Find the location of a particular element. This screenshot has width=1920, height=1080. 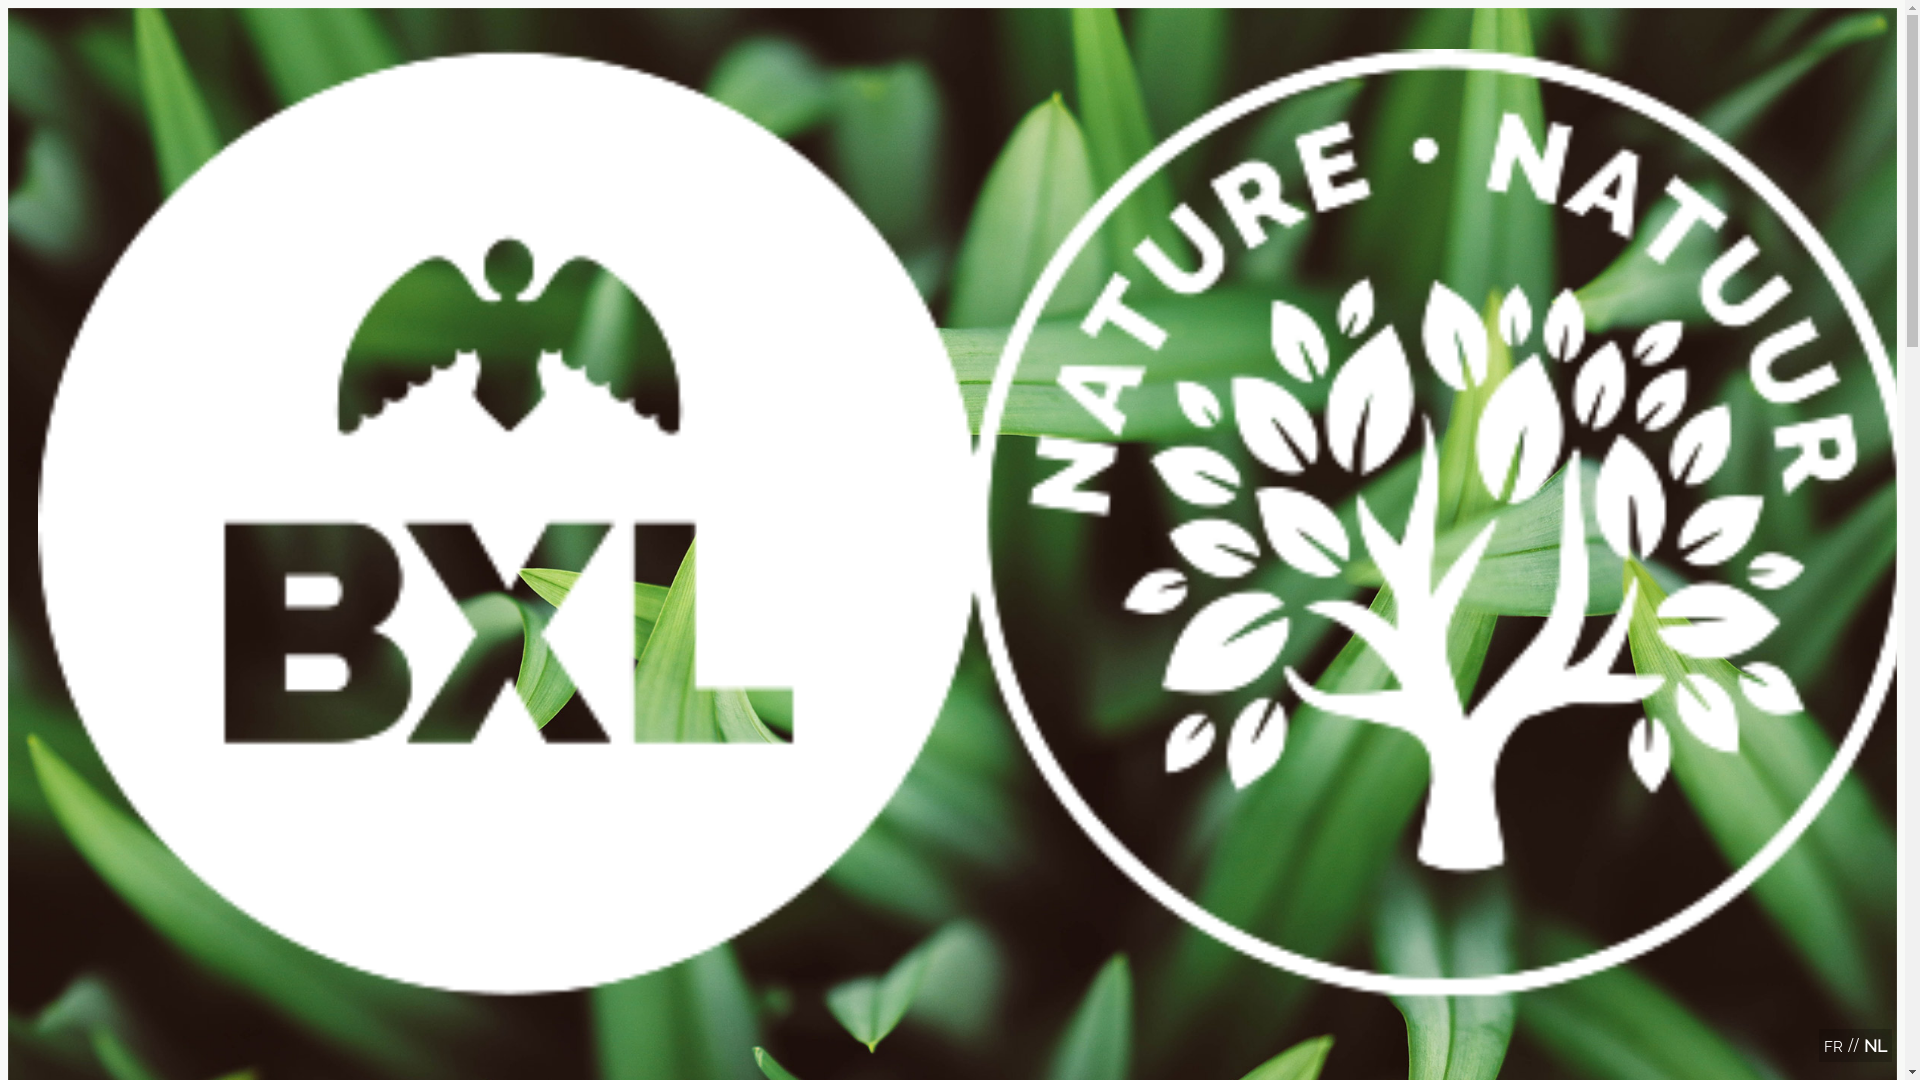

'NL' is located at coordinates (1874, 1044).